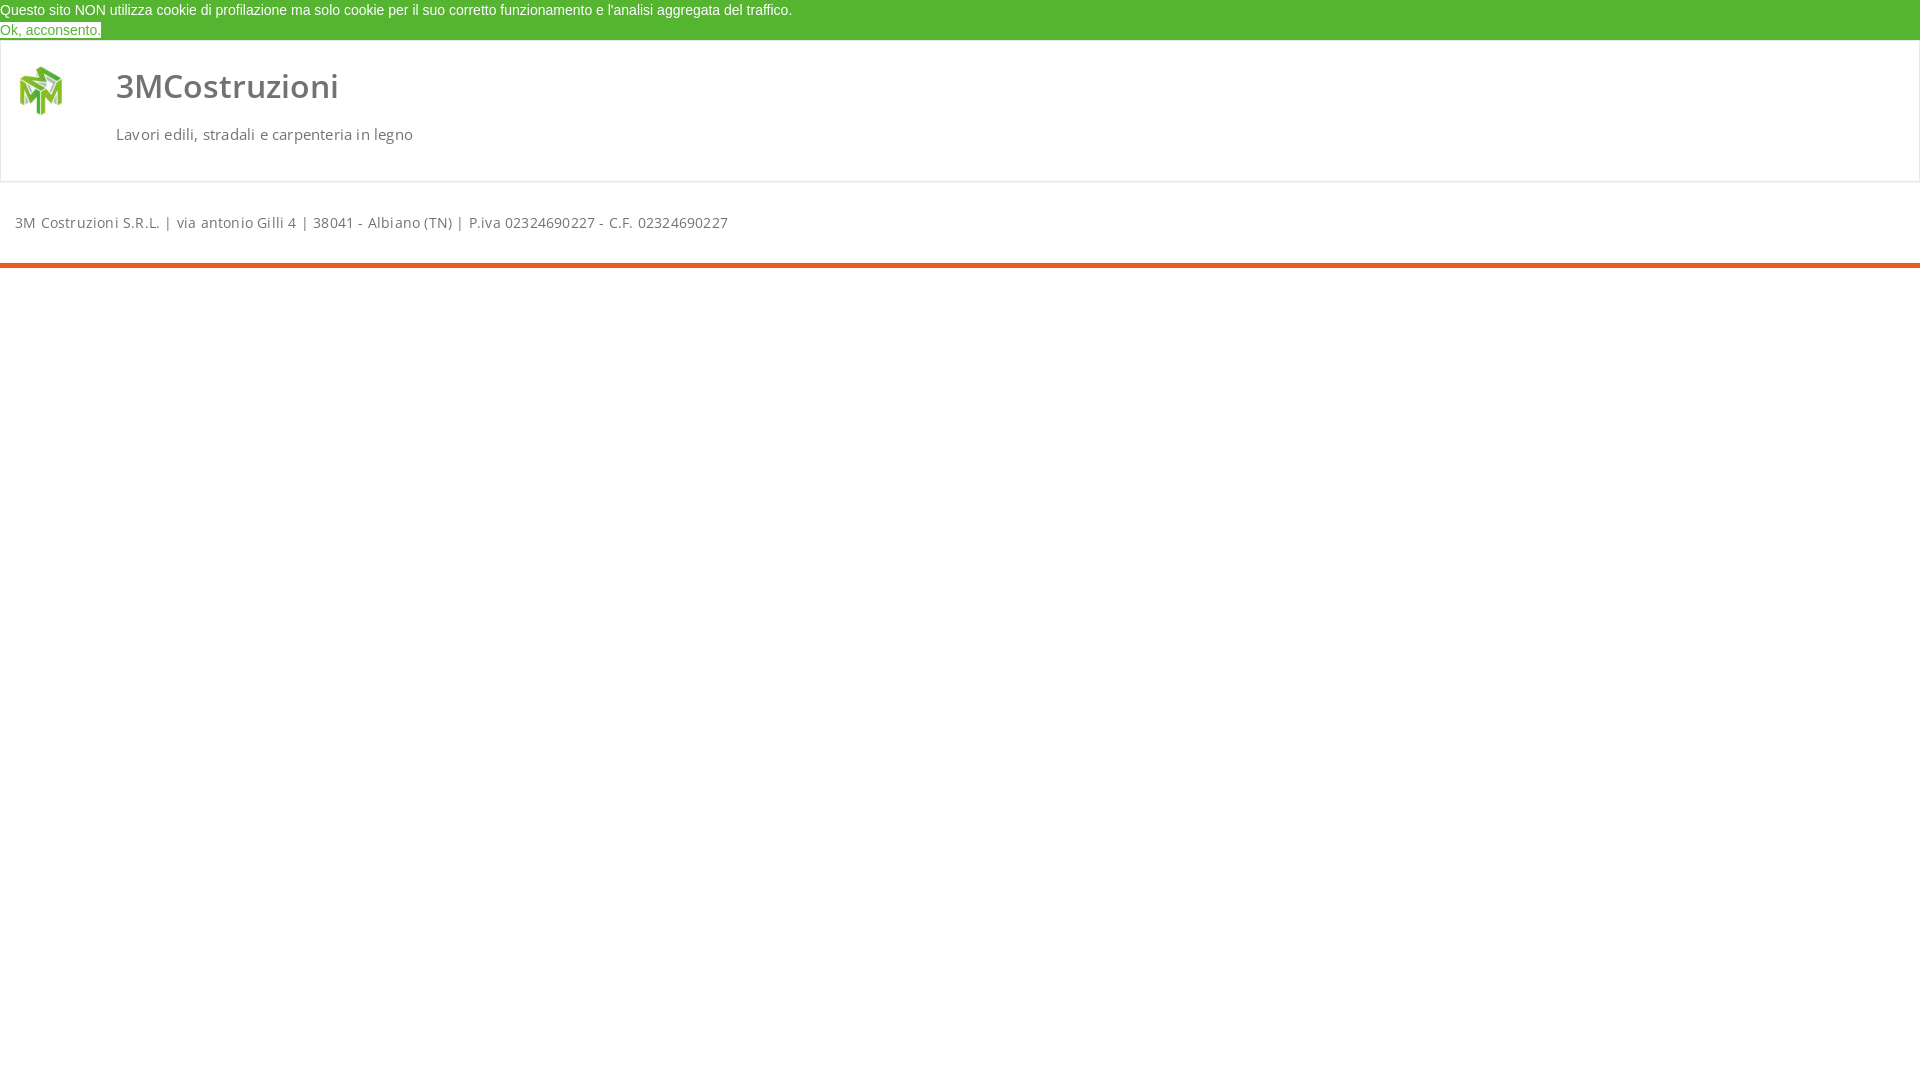 The height and width of the screenshot is (1080, 1920). What do you see at coordinates (50, 30) in the screenshot?
I see `'Ok, acconsento.'` at bounding box center [50, 30].